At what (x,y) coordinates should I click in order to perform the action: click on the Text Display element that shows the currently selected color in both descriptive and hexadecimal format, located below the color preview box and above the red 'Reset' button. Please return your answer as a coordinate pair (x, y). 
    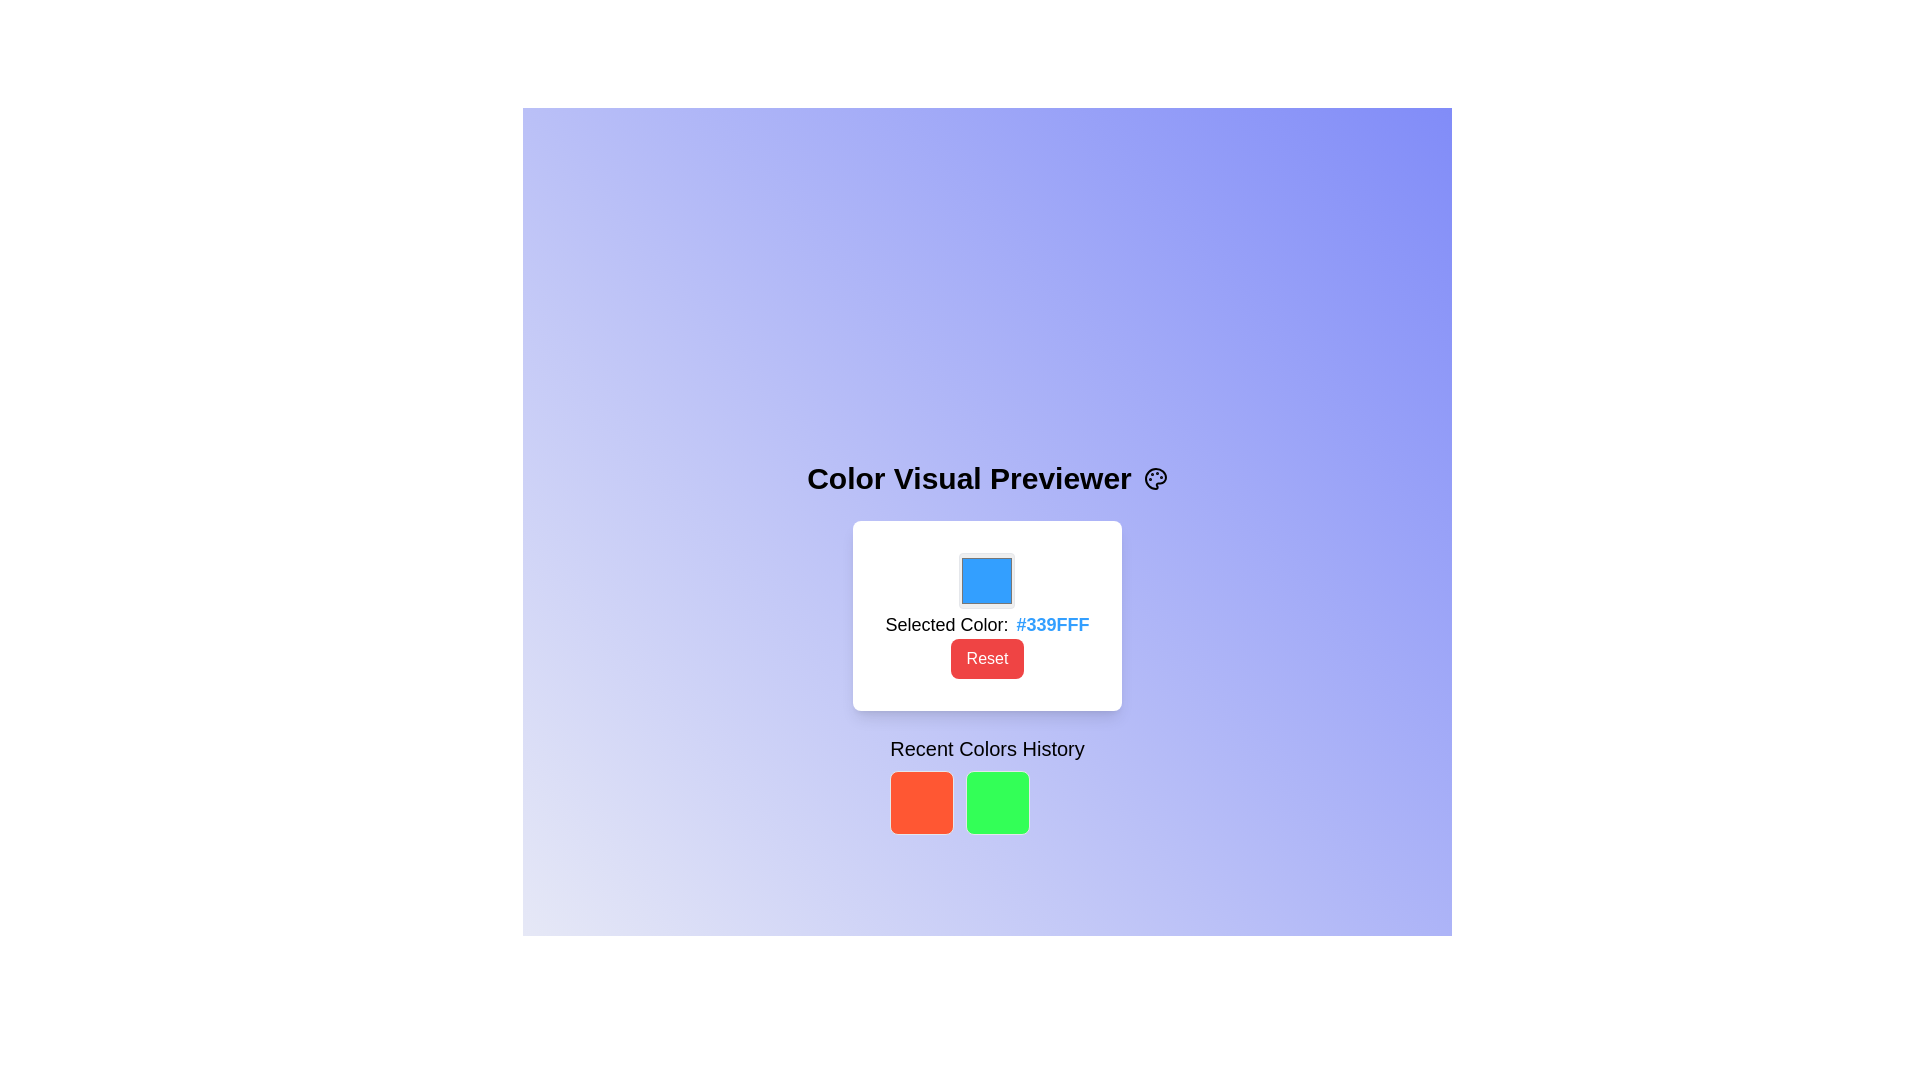
    Looking at the image, I should click on (987, 623).